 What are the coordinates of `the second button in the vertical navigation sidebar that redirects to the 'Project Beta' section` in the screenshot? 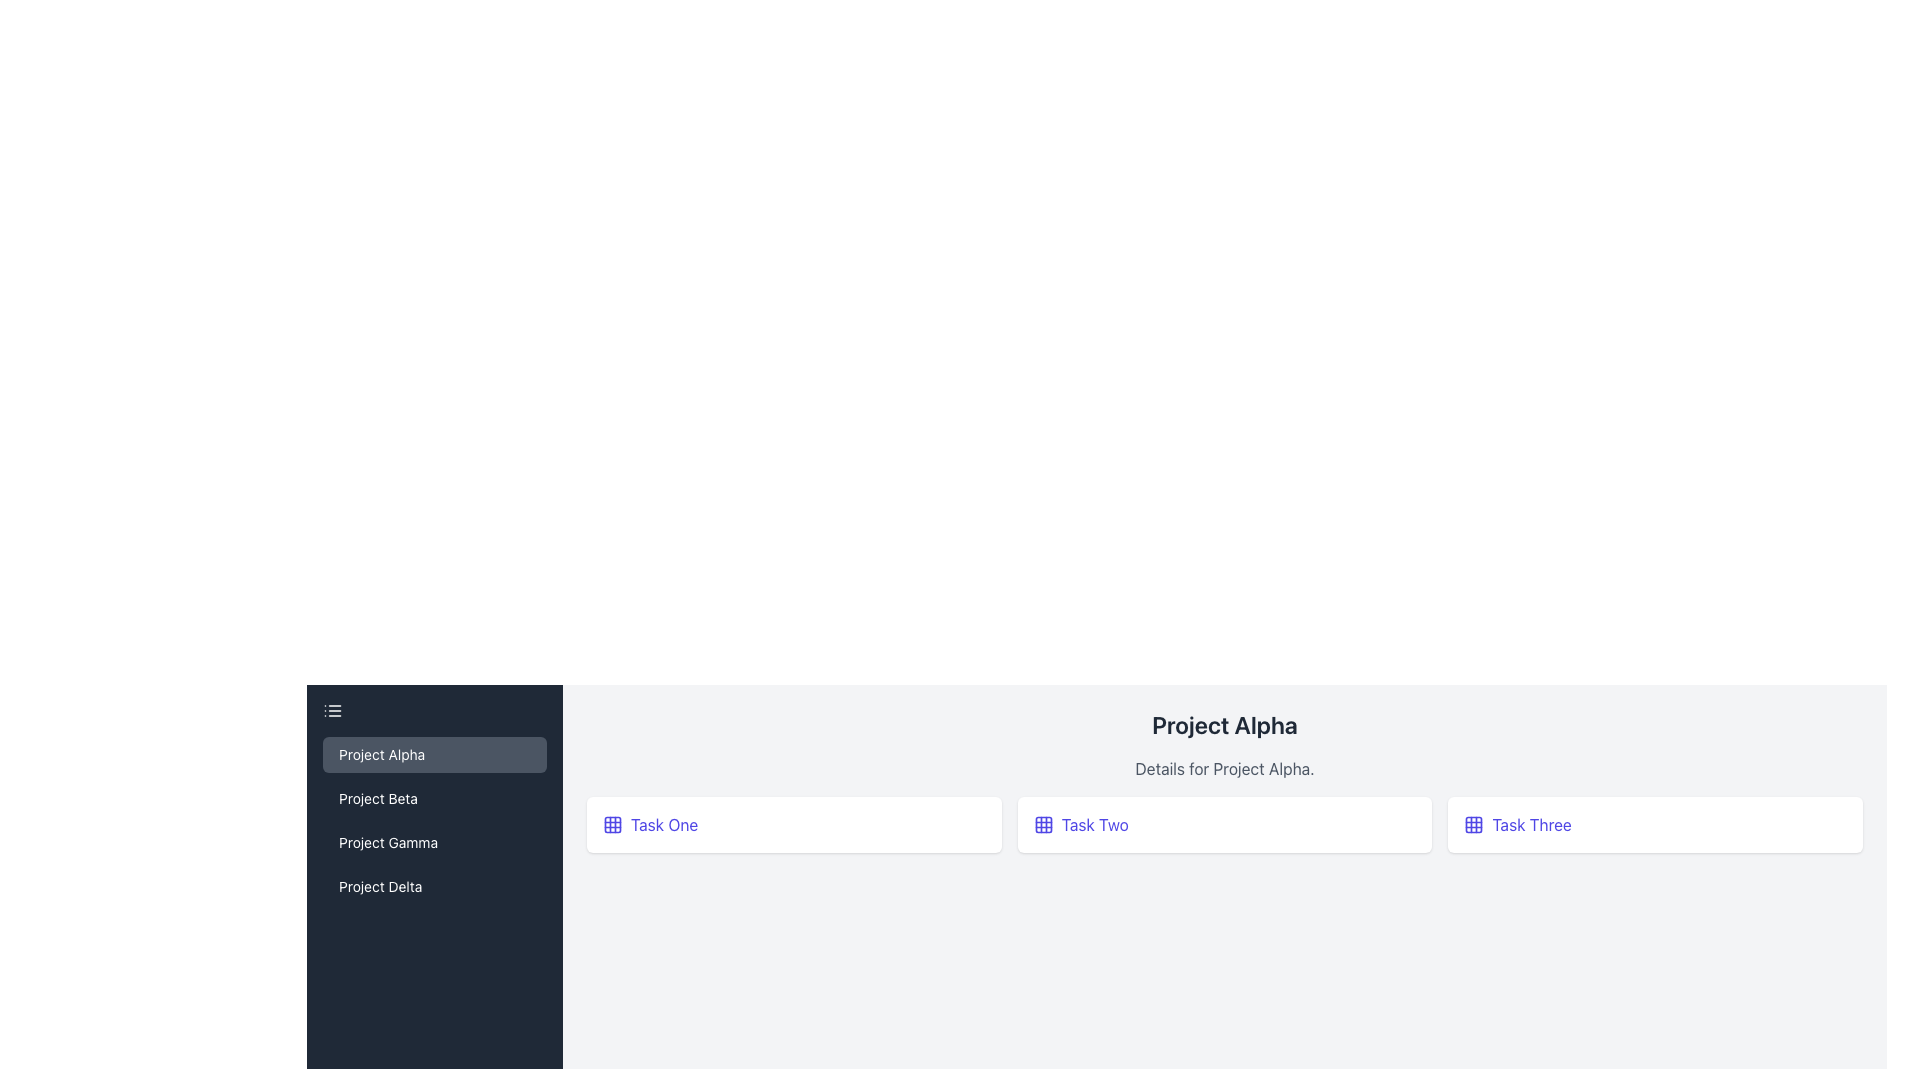 It's located at (434, 797).